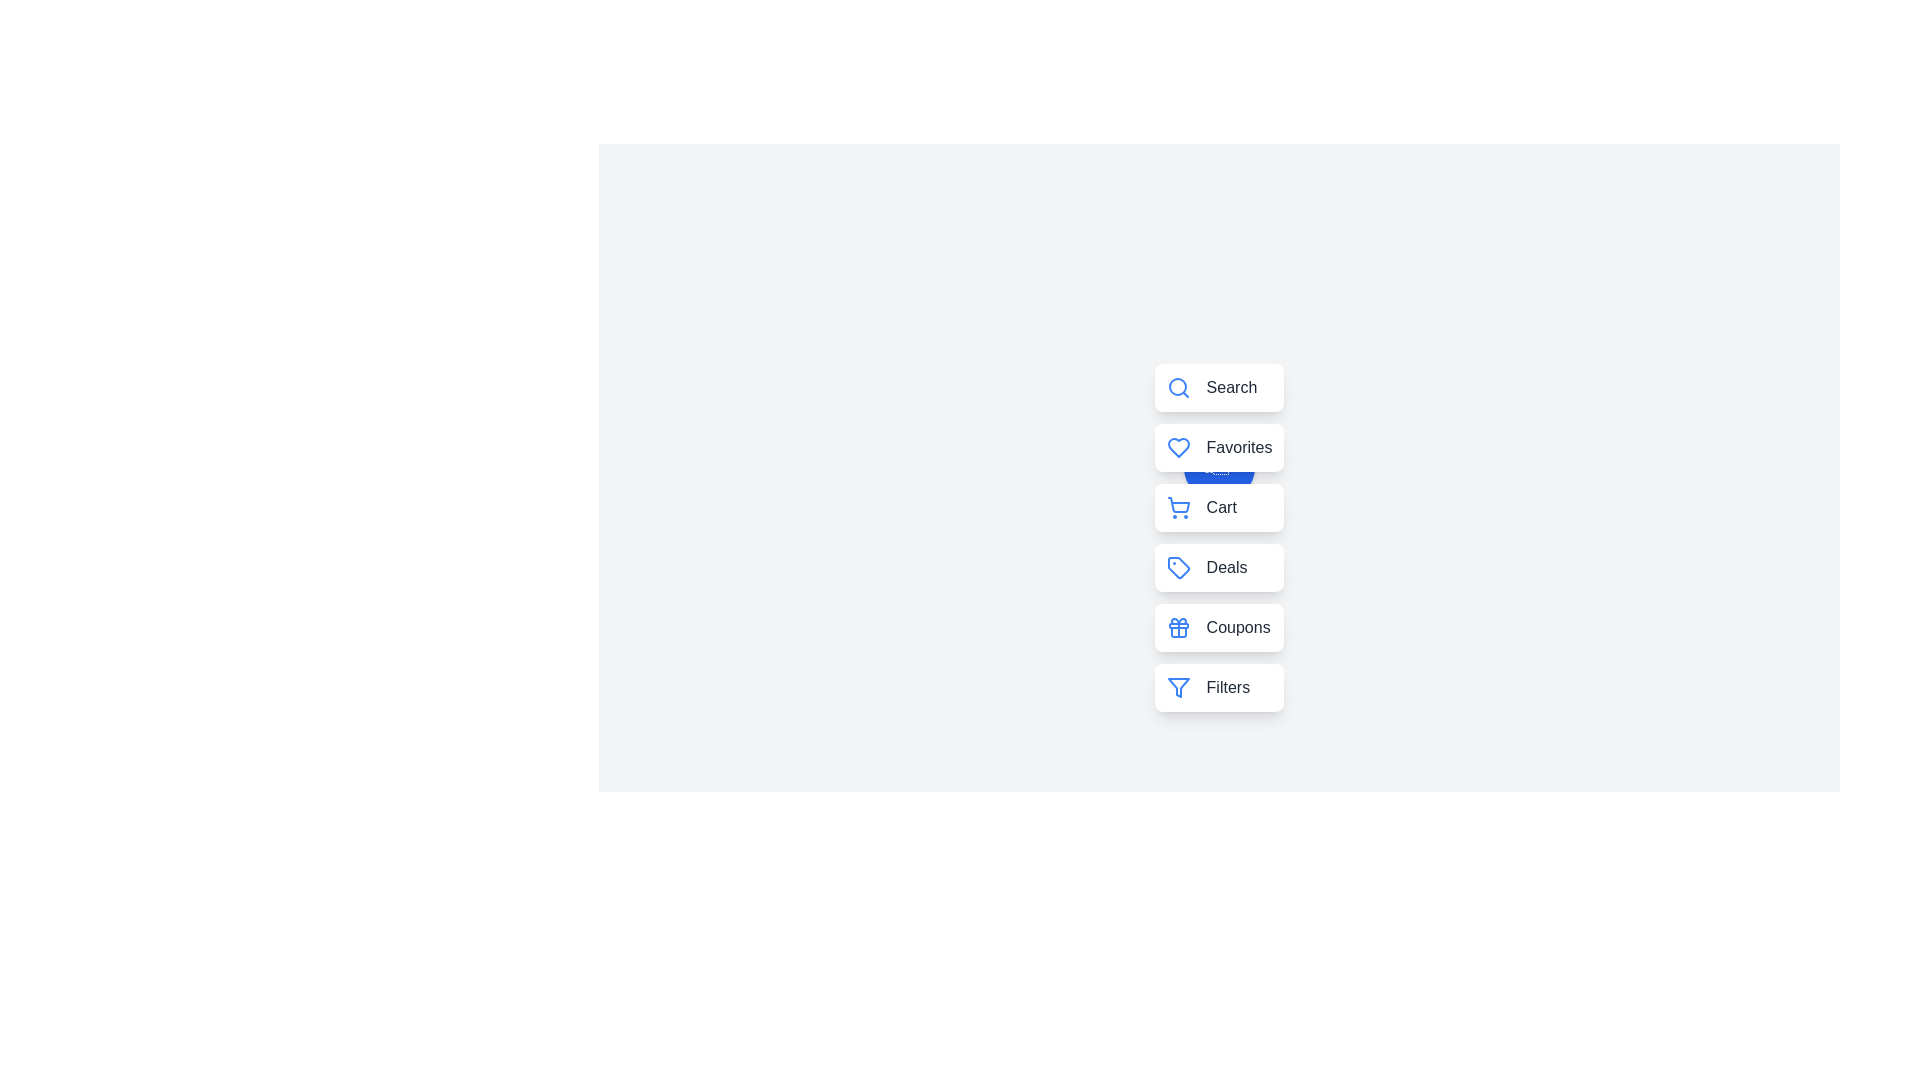 This screenshot has height=1080, width=1920. Describe the element at coordinates (1178, 686) in the screenshot. I see `the design of the blue-colored filter funnel icon located to the left of the 'Filters' button in the vertical menu` at that location.